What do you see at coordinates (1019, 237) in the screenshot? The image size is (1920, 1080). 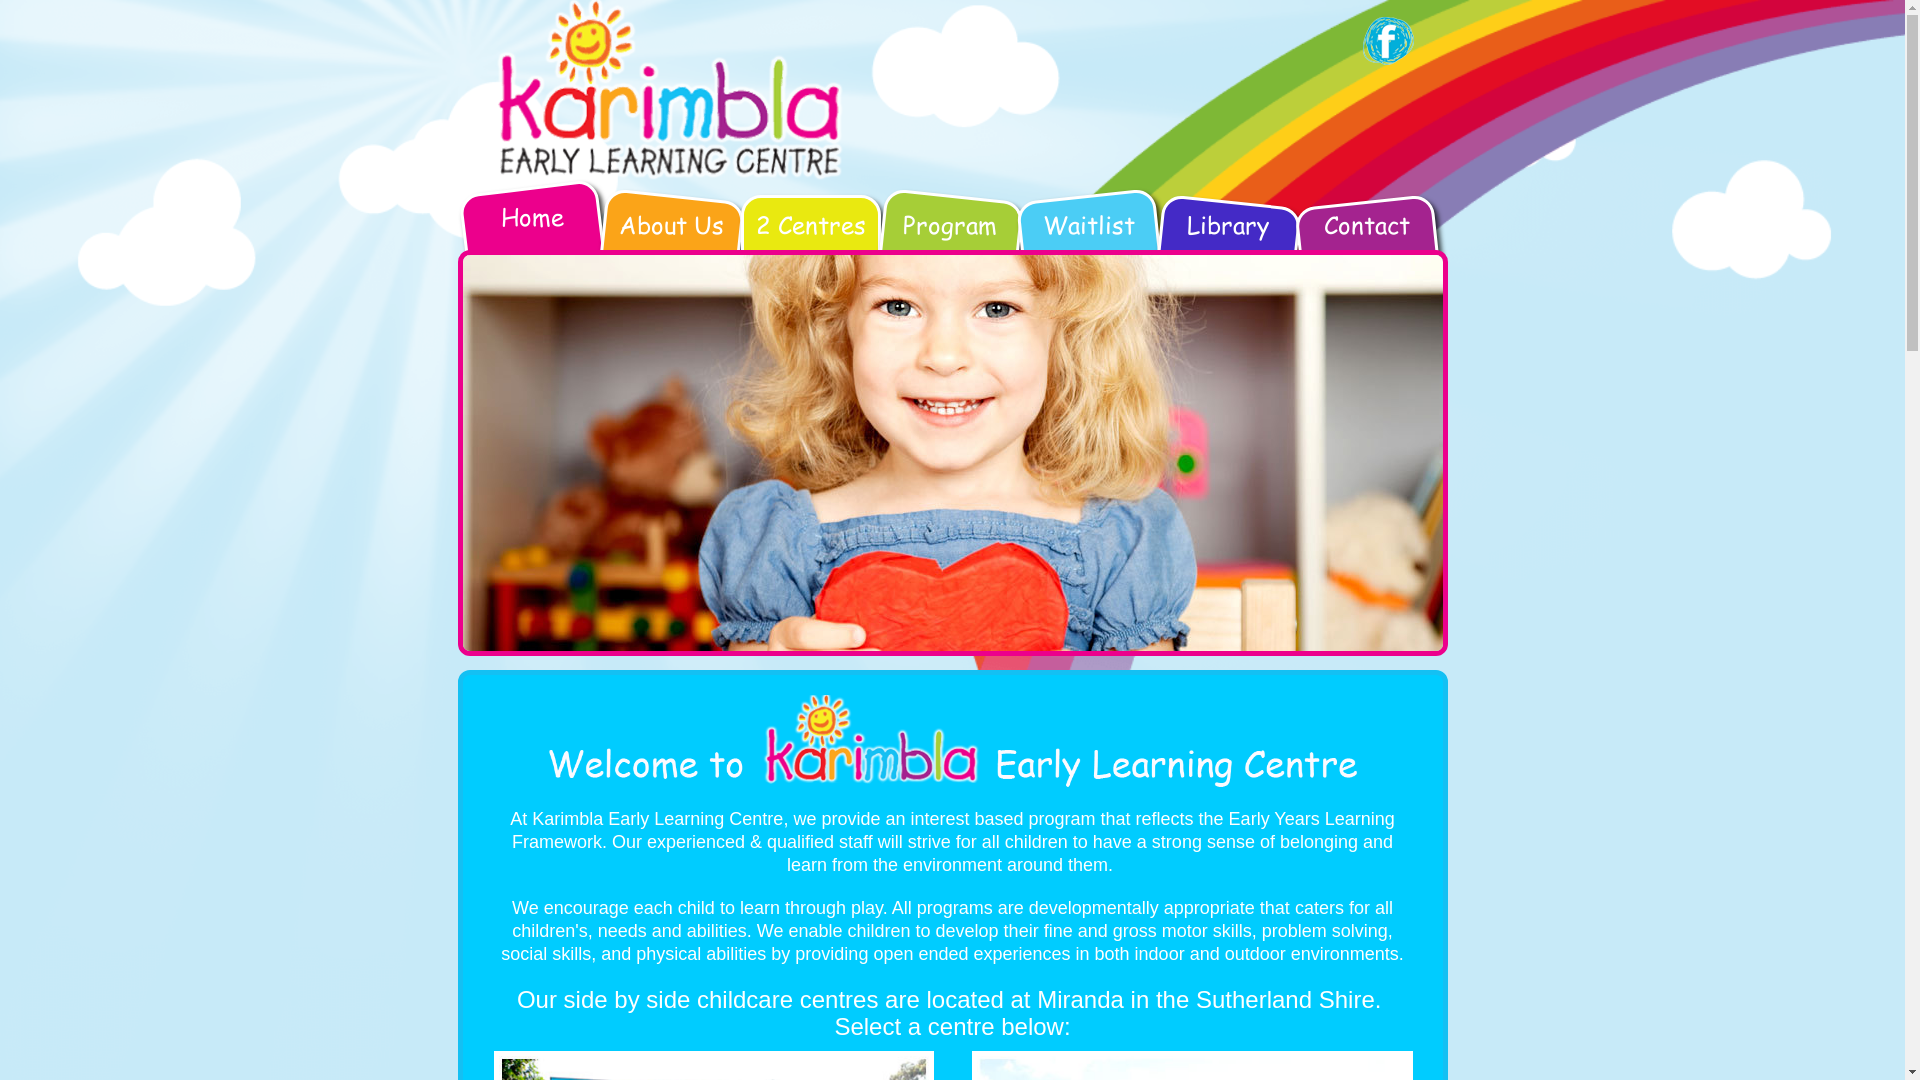 I see `'Waitlist'` at bounding box center [1019, 237].